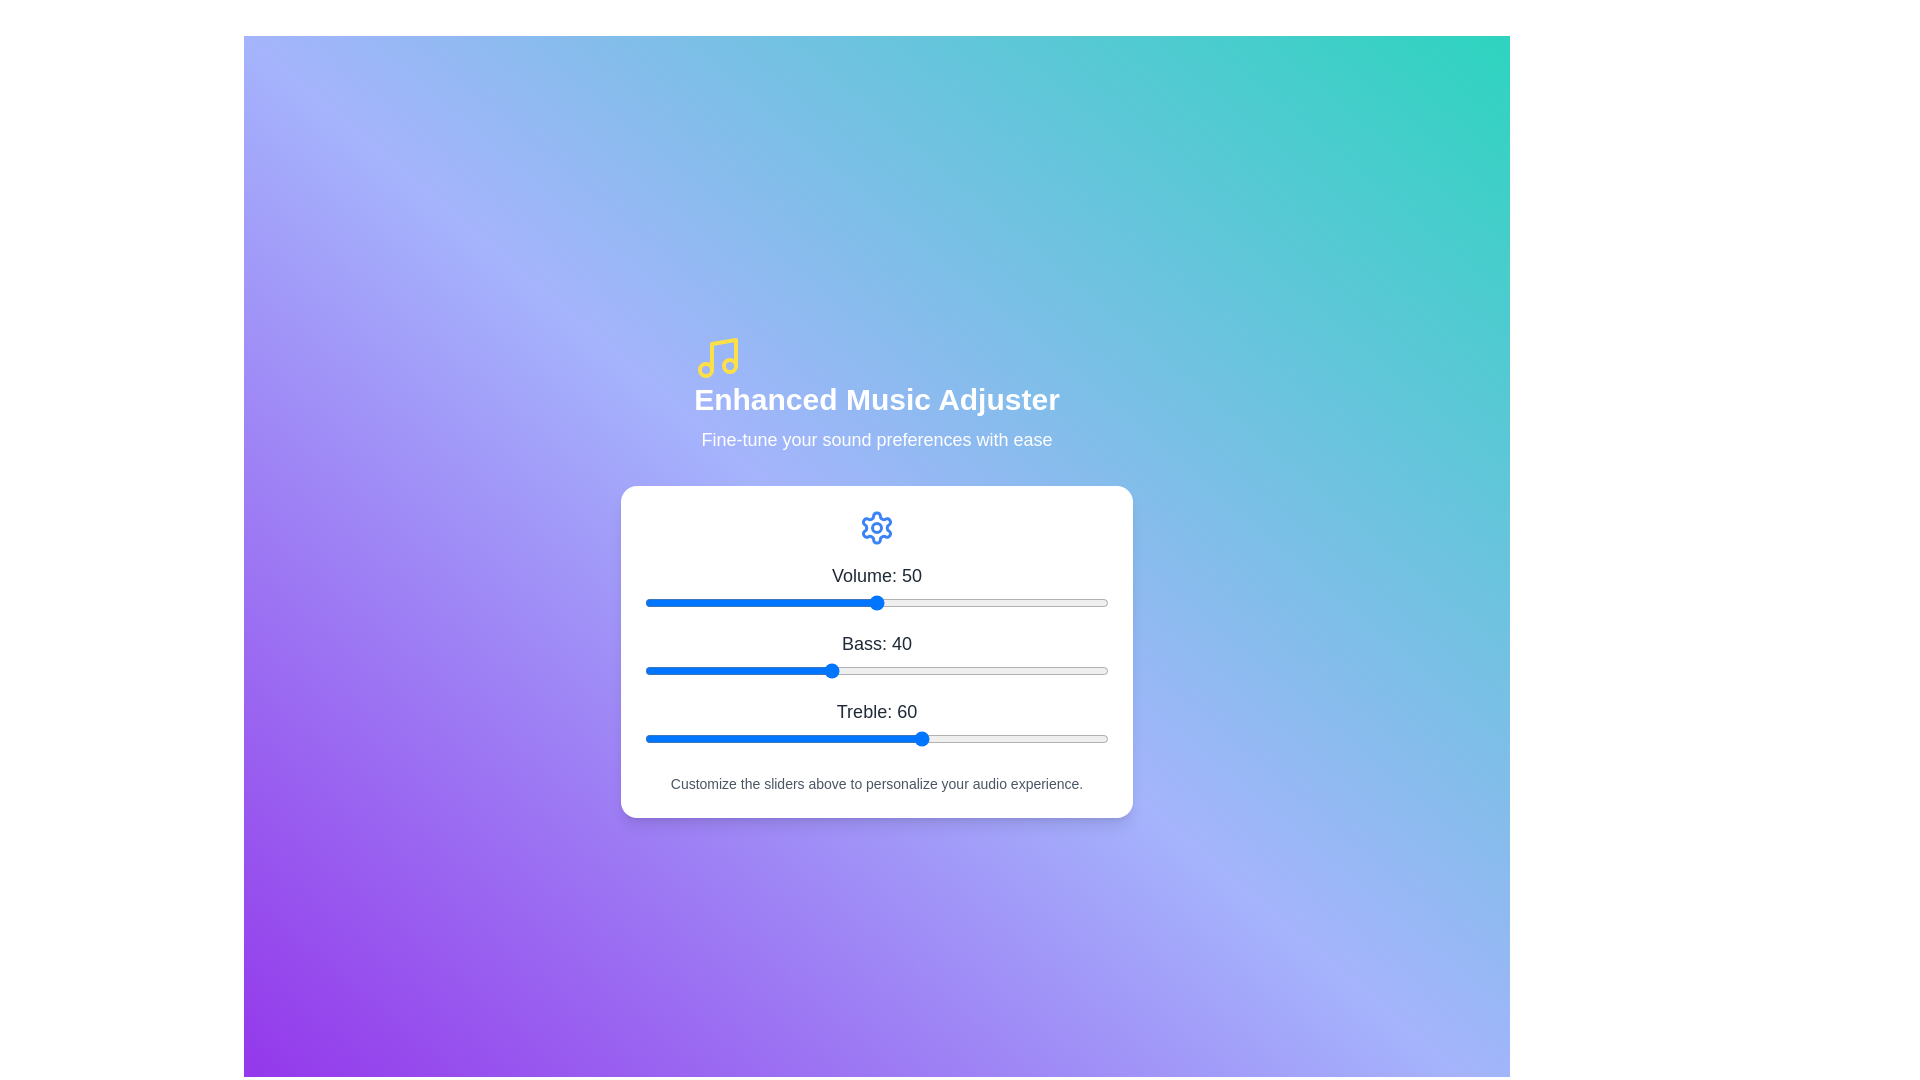  I want to click on the treble slider to 2, so click(654, 739).